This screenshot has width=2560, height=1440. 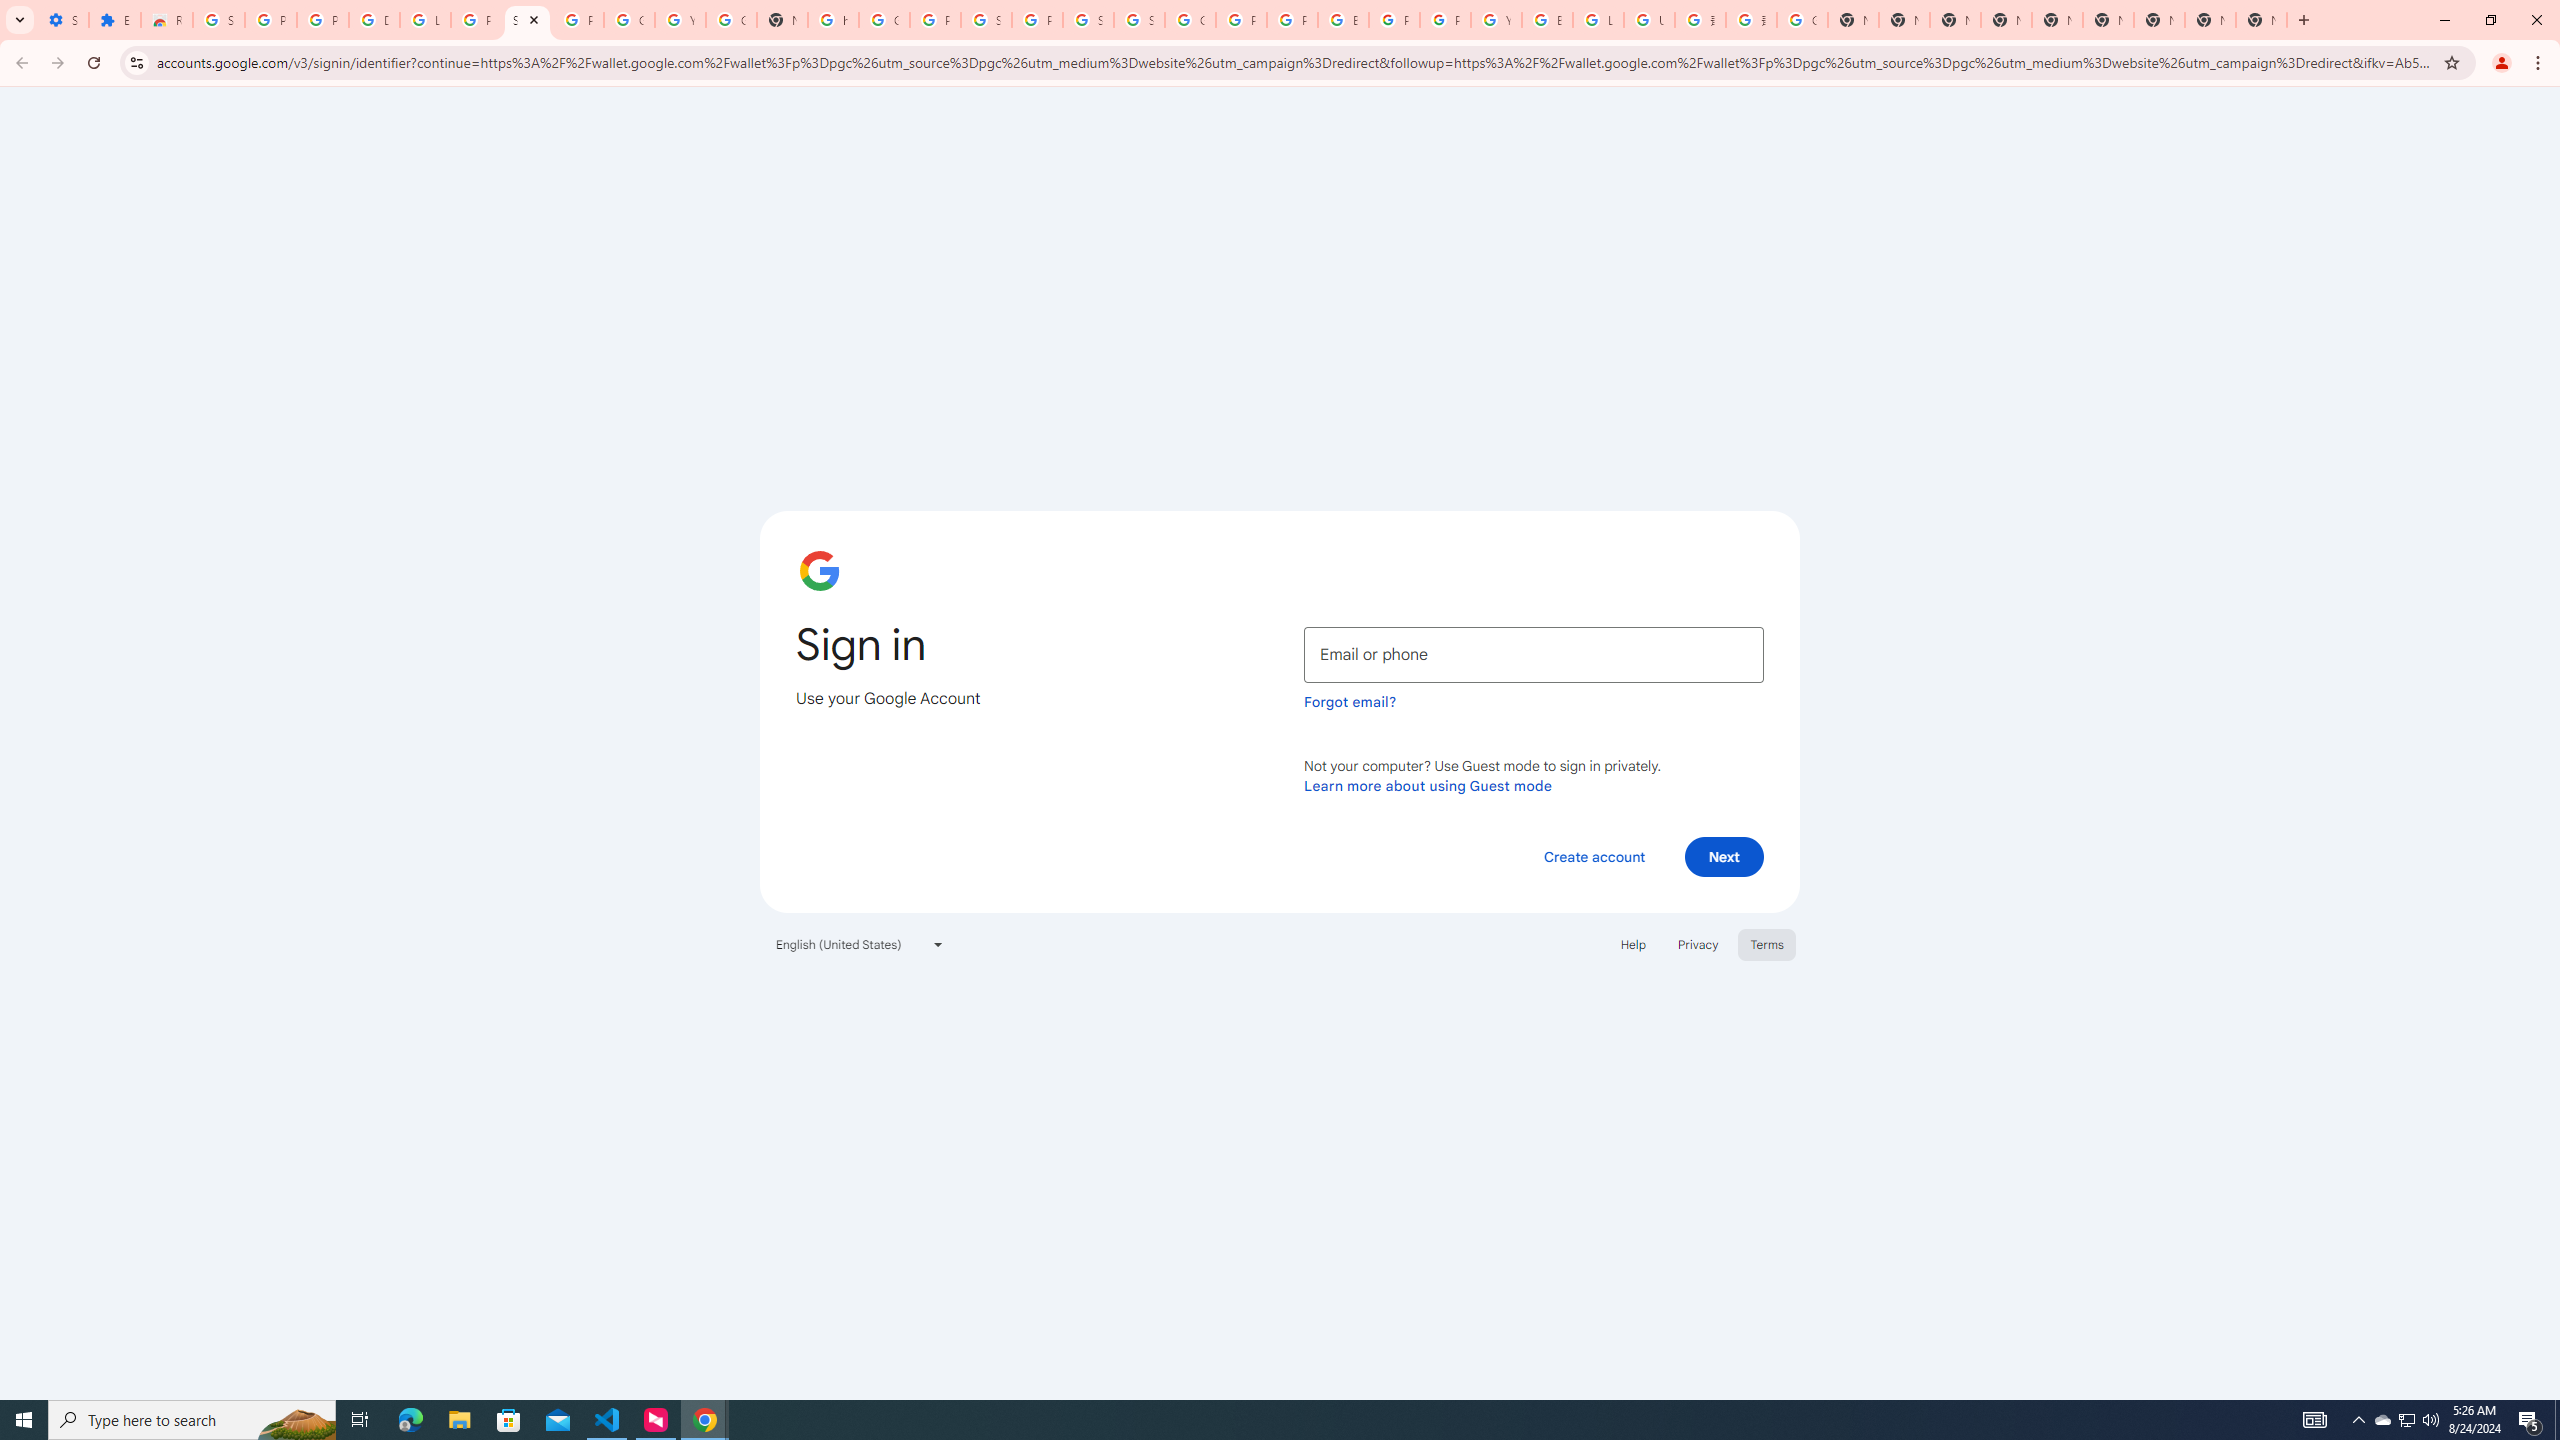 I want to click on 'Create account', so click(x=1593, y=855).